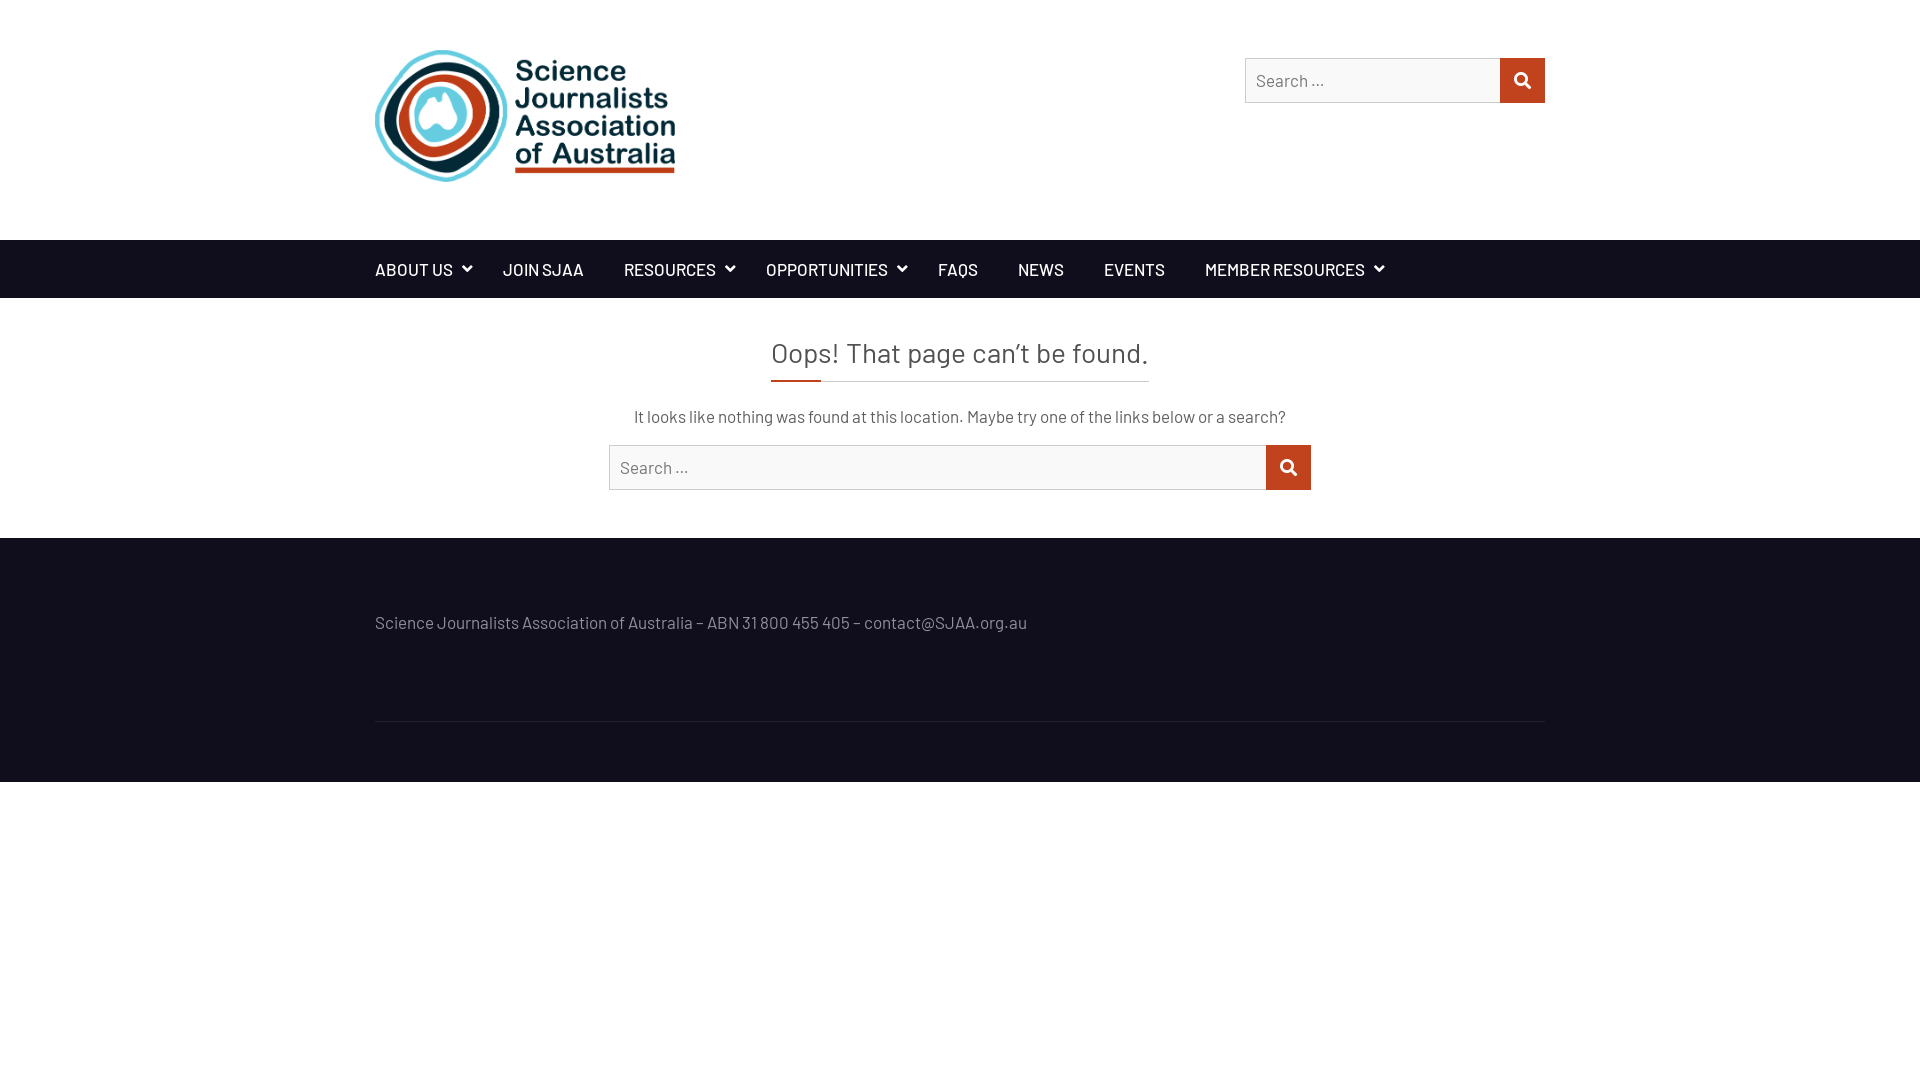  I want to click on 'OPPORTUNITIES', so click(831, 268).